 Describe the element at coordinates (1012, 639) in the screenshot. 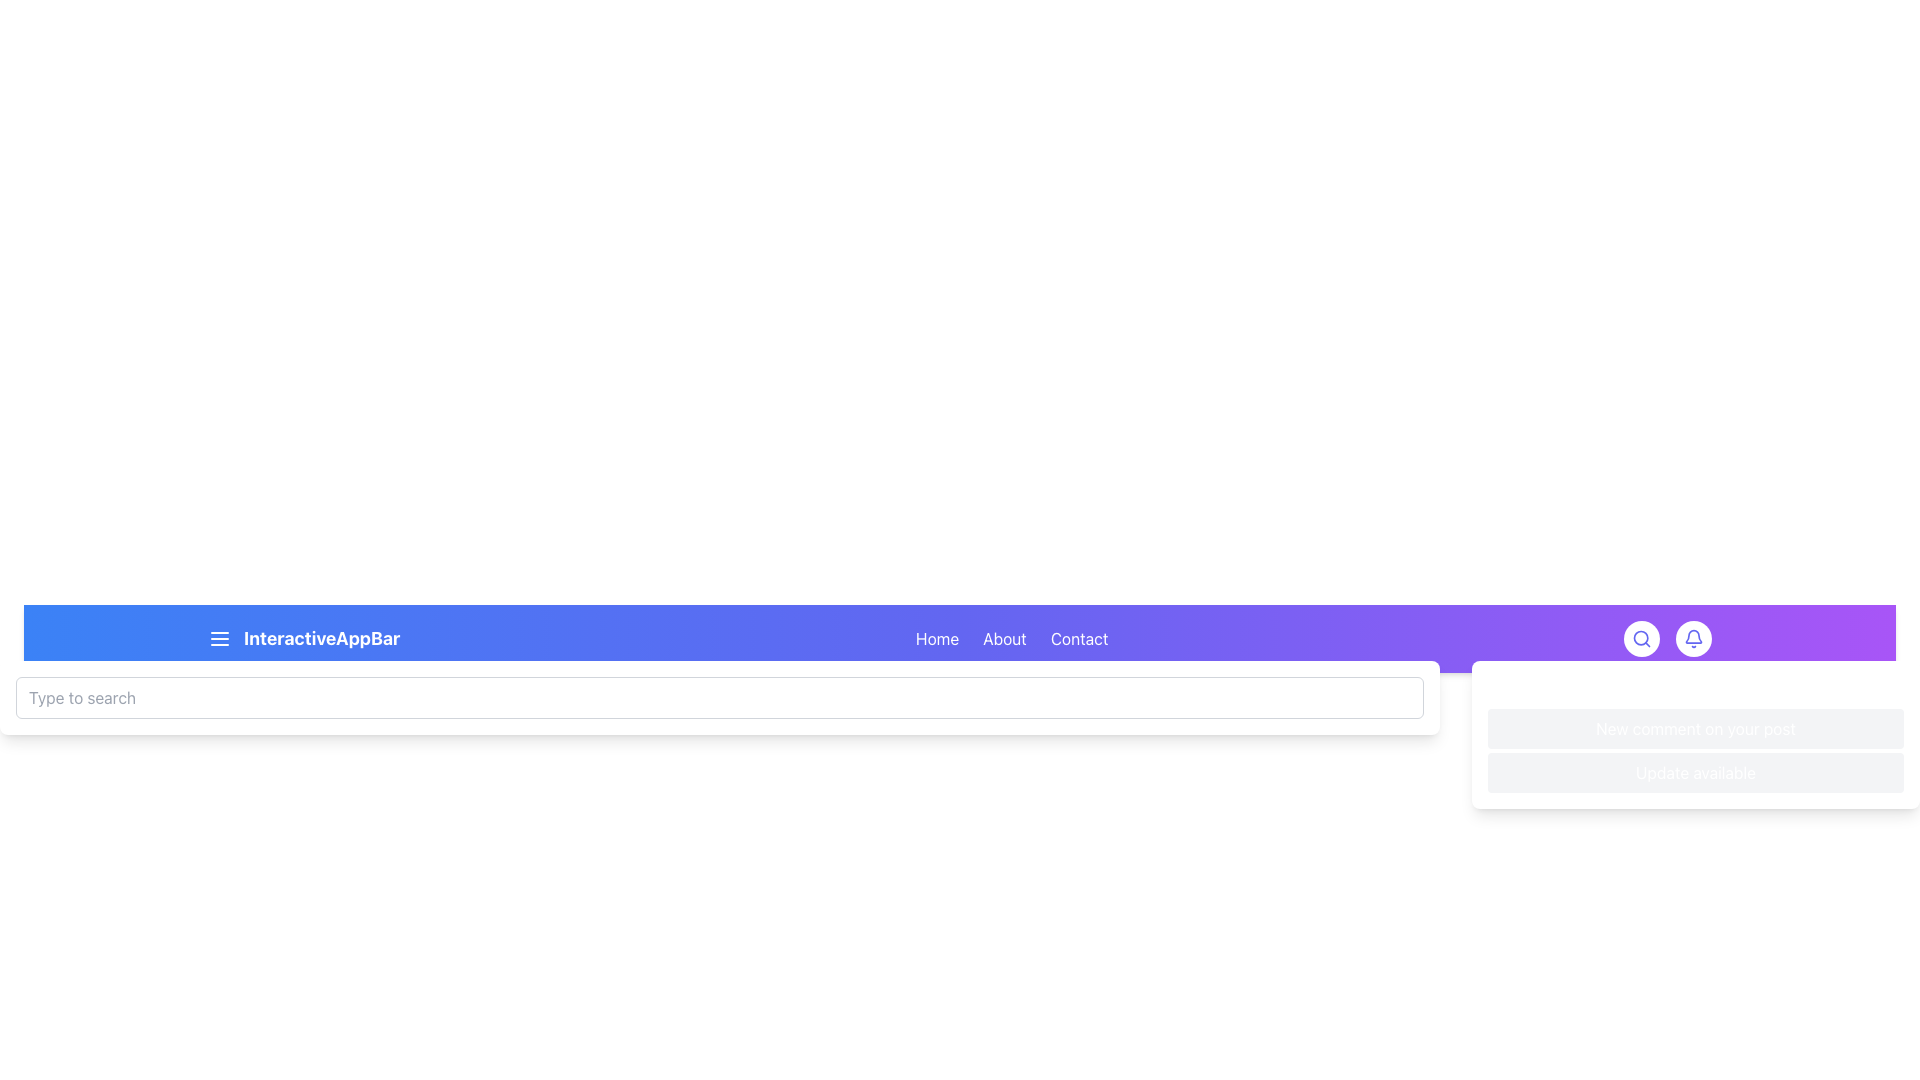

I see `the group of hyperlinks labeled 'Home', 'About', and 'Contact'` at that location.